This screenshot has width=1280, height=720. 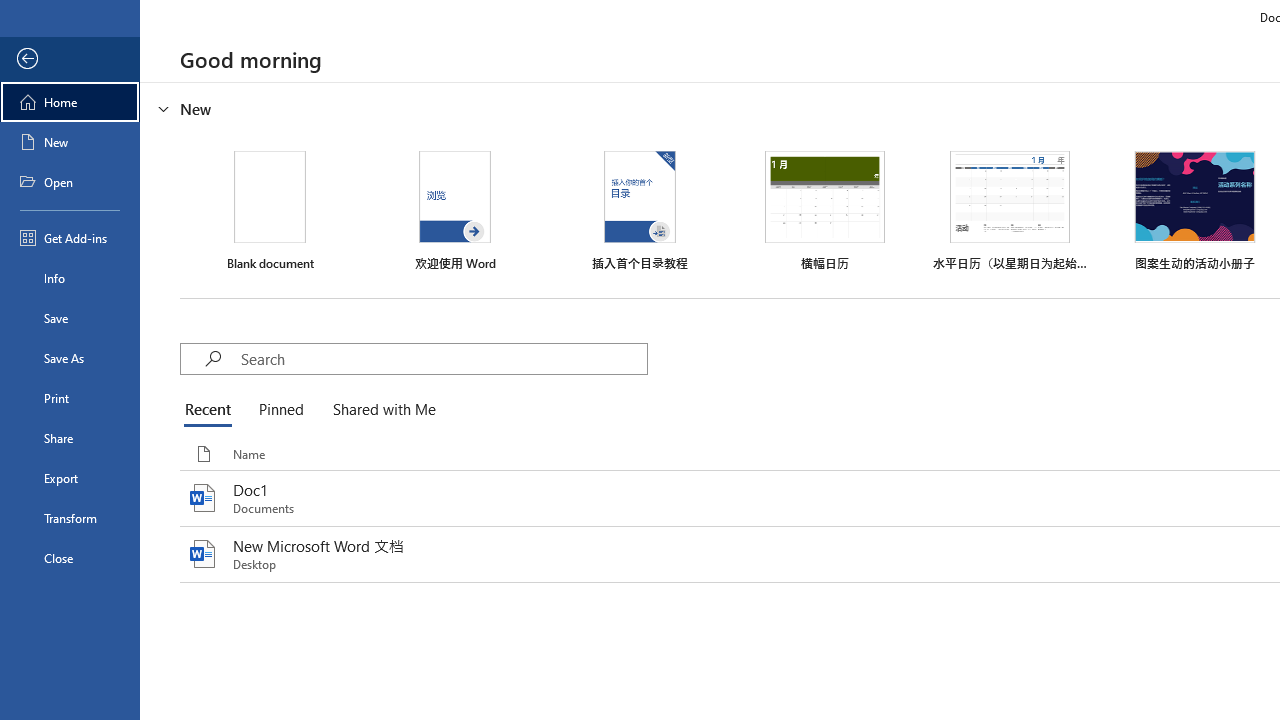 What do you see at coordinates (442, 357) in the screenshot?
I see `'Search'` at bounding box center [442, 357].